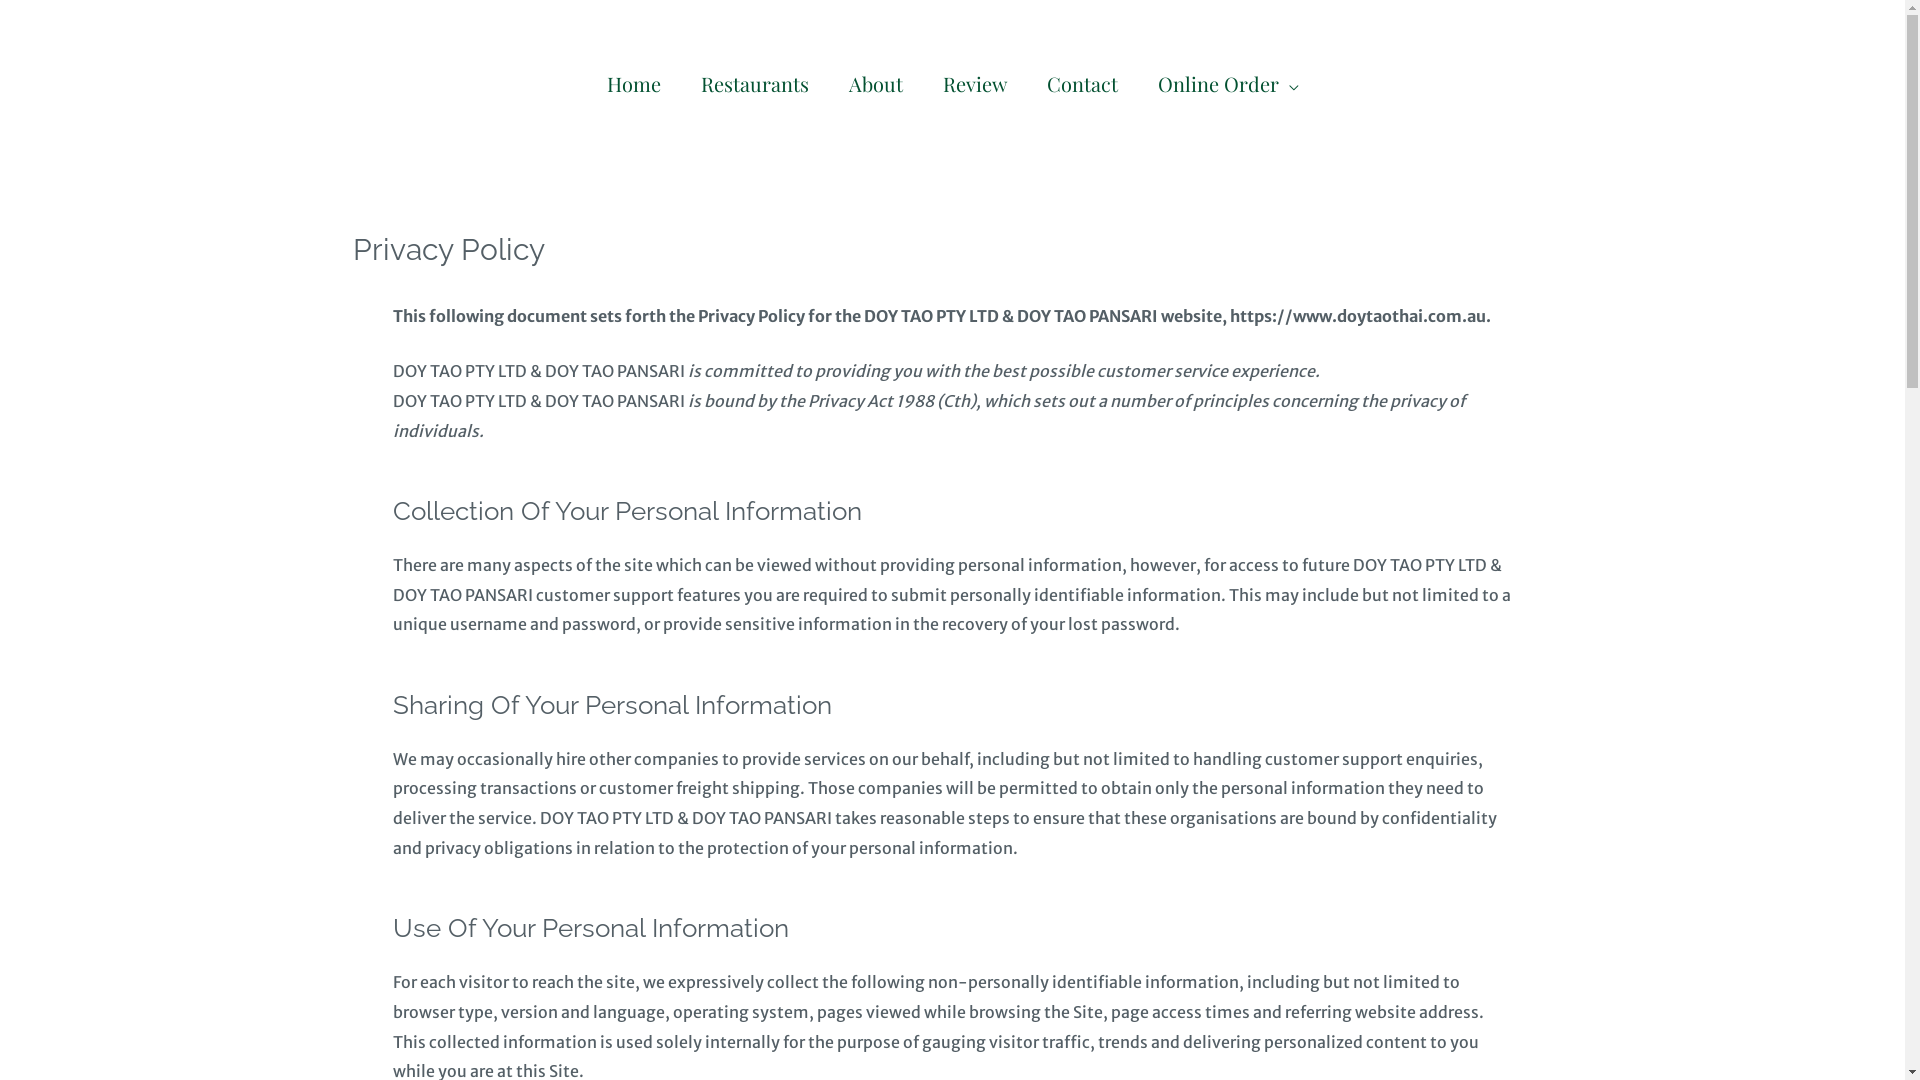  I want to click on 'Review', so click(974, 81).